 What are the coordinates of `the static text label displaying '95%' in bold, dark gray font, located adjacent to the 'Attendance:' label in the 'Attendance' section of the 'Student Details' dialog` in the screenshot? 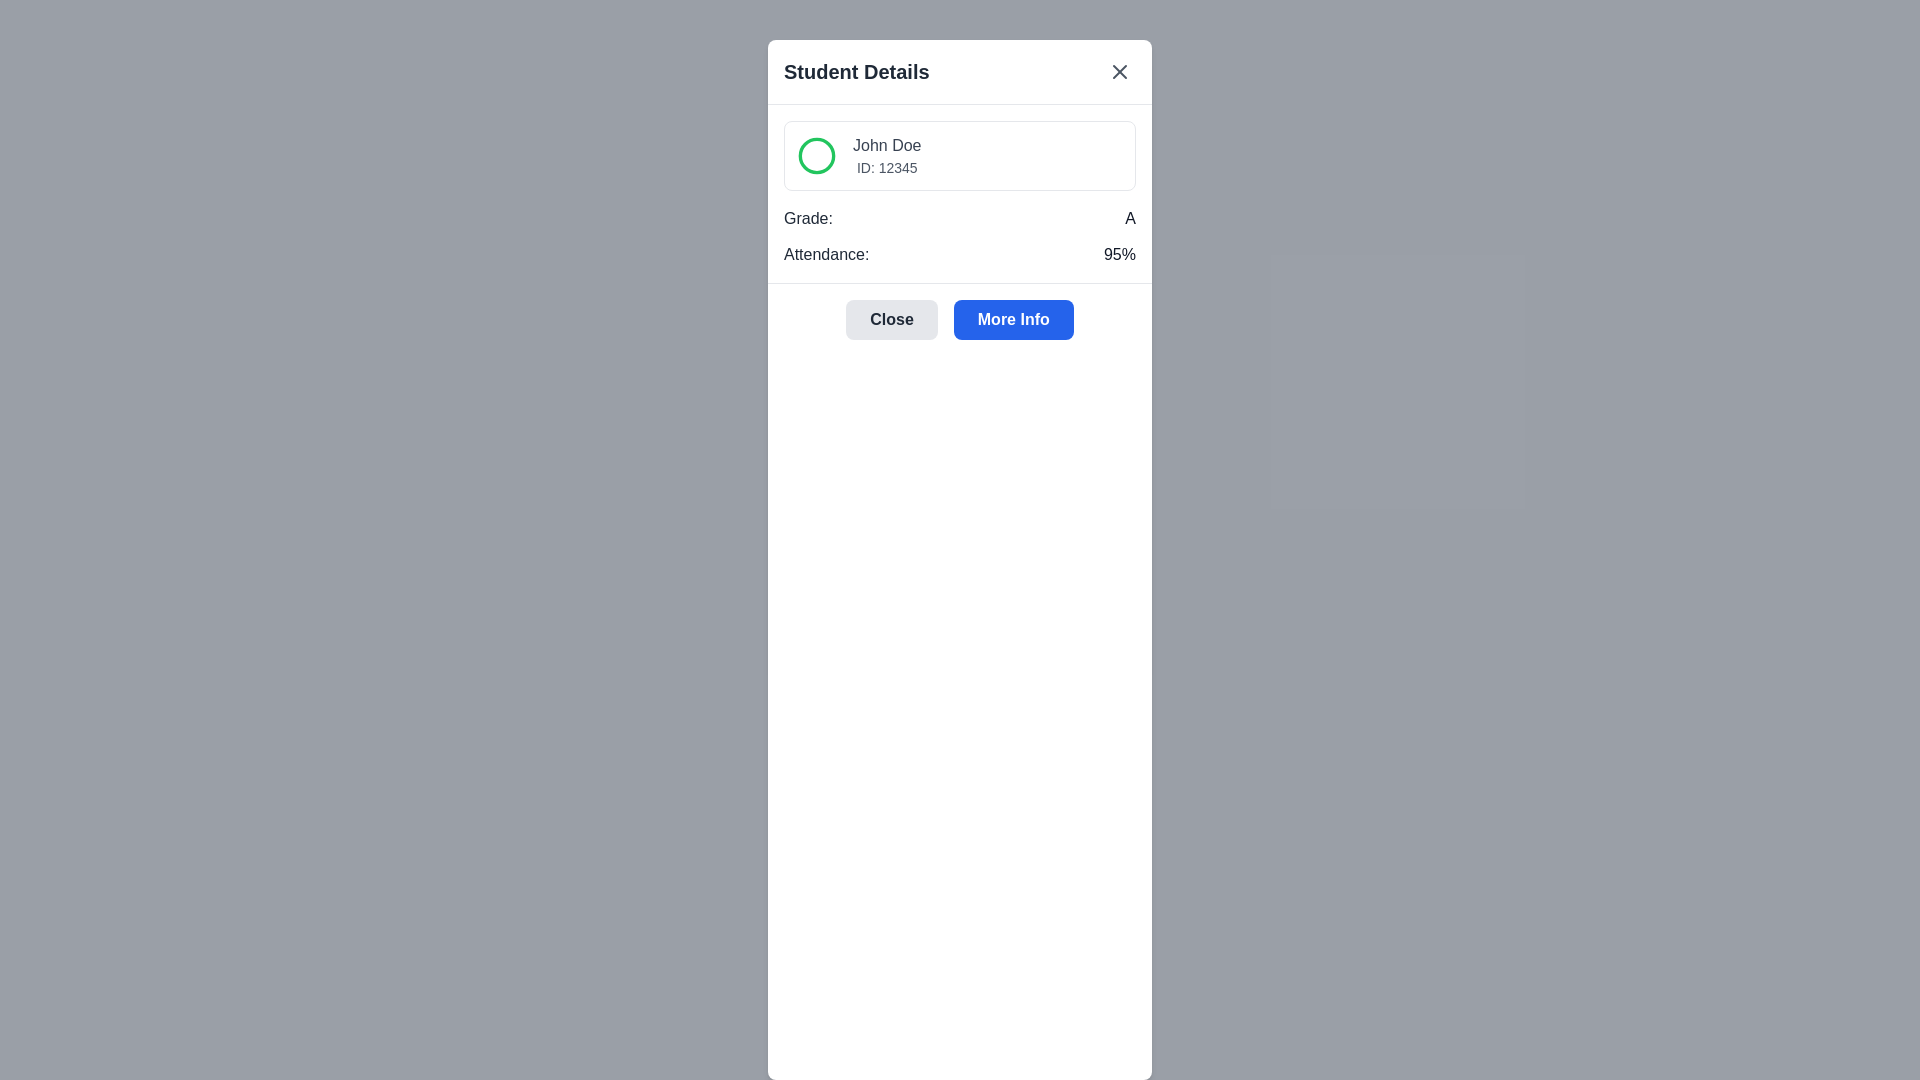 It's located at (1118, 253).